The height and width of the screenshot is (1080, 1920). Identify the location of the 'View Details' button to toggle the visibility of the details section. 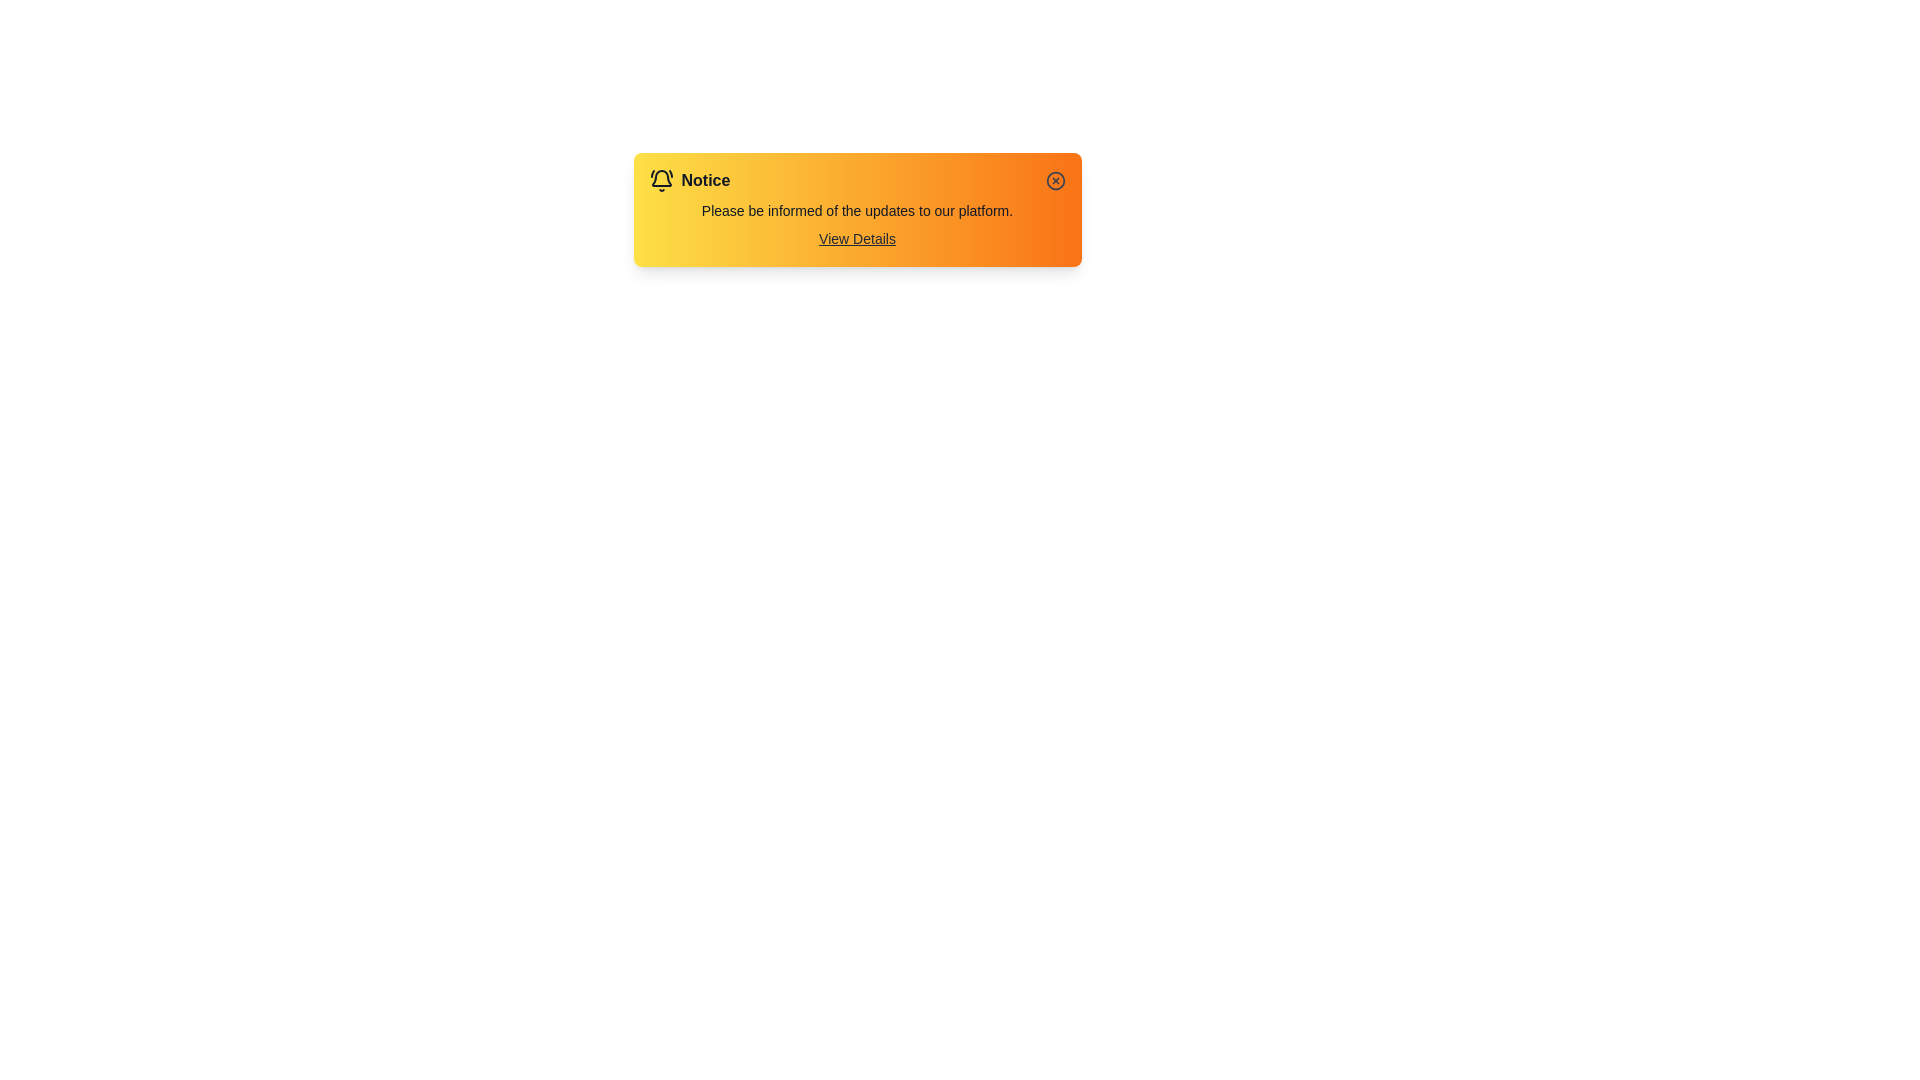
(857, 238).